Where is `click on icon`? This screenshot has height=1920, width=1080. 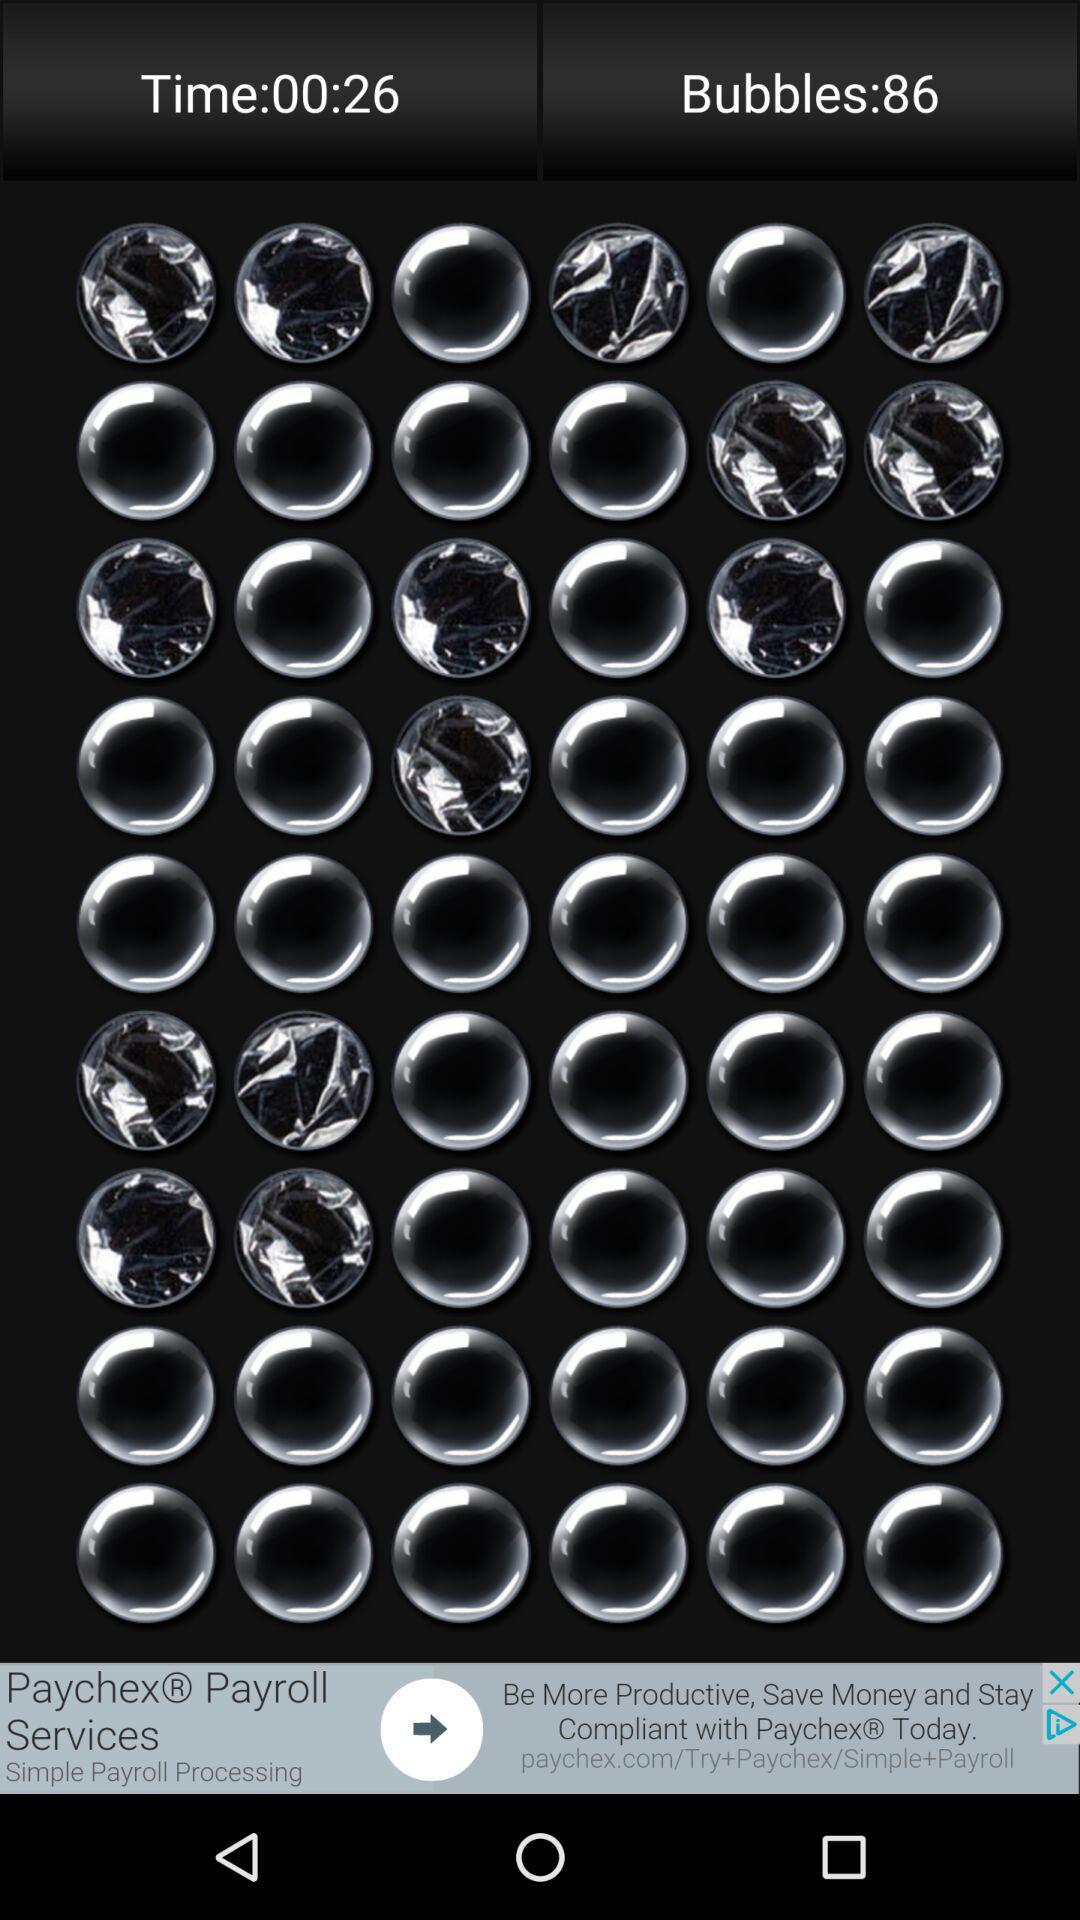 click on icon is located at coordinates (303, 1079).